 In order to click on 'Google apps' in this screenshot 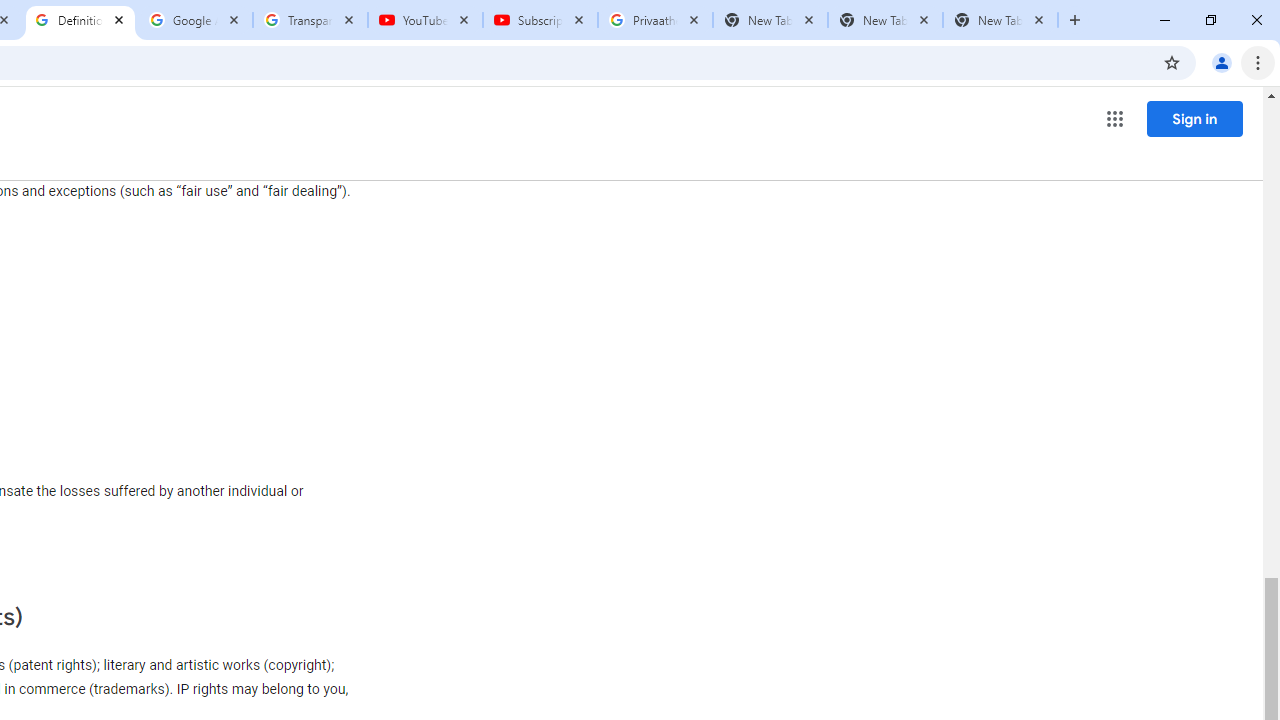, I will do `click(1113, 119)`.